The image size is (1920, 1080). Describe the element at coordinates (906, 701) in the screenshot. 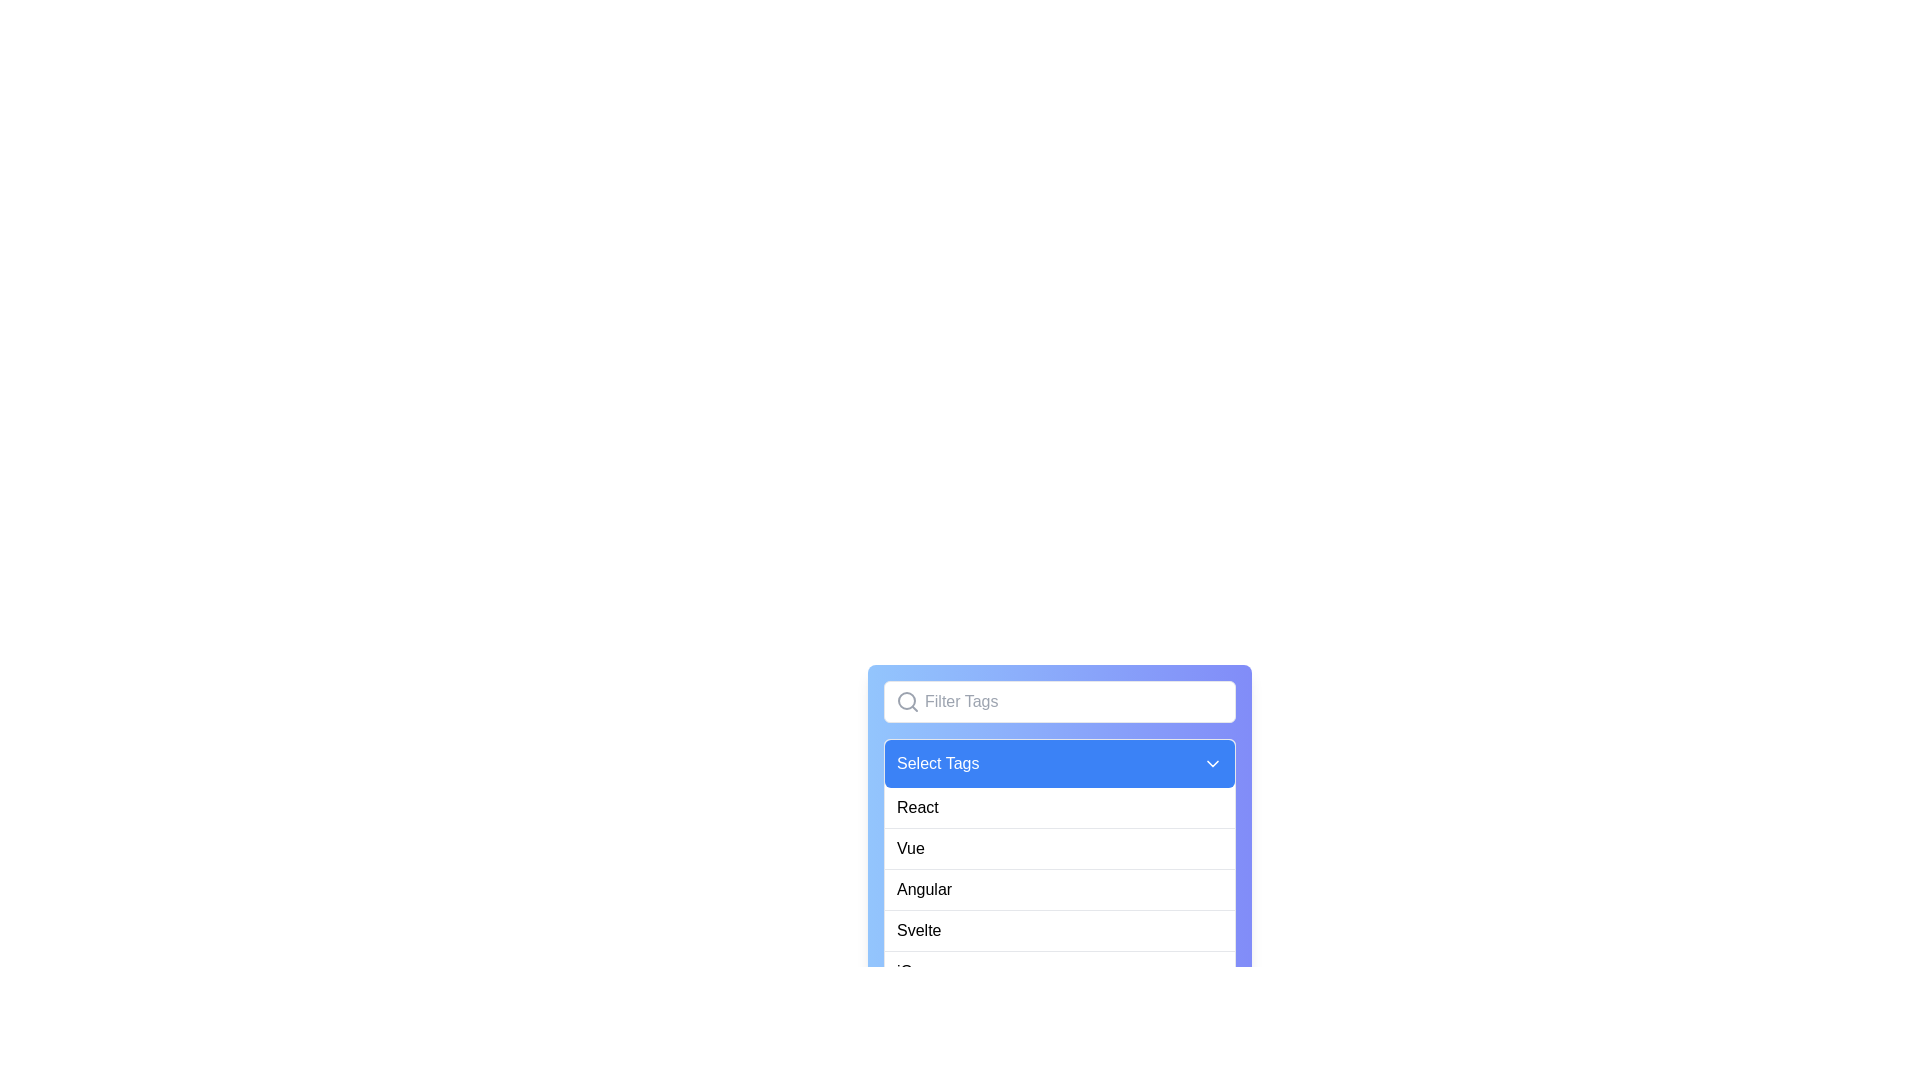

I see `the small gray magnifying glass icon located to the left inside the 'Filter Tags' text input field` at that location.